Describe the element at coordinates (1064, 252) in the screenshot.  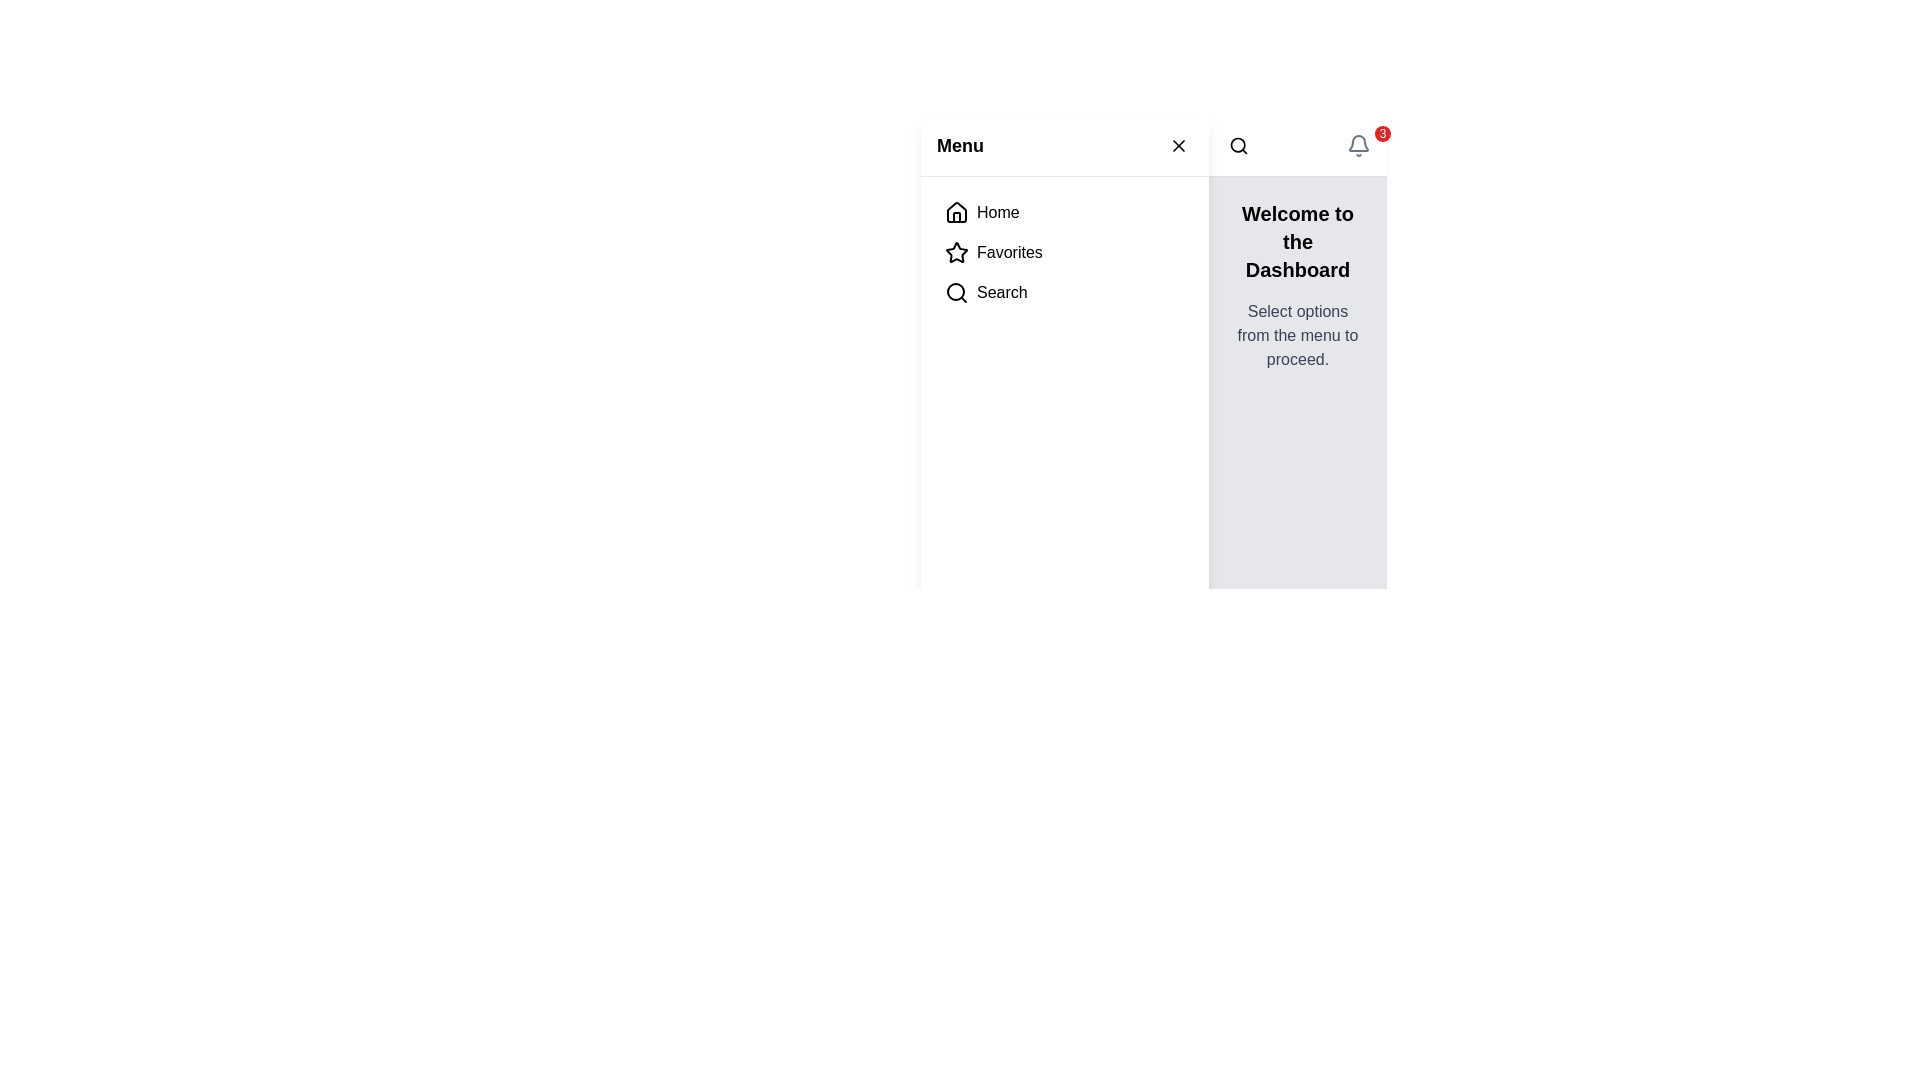
I see `the second item in the vertical menu that serves as a navigation link to the favorites page` at that location.